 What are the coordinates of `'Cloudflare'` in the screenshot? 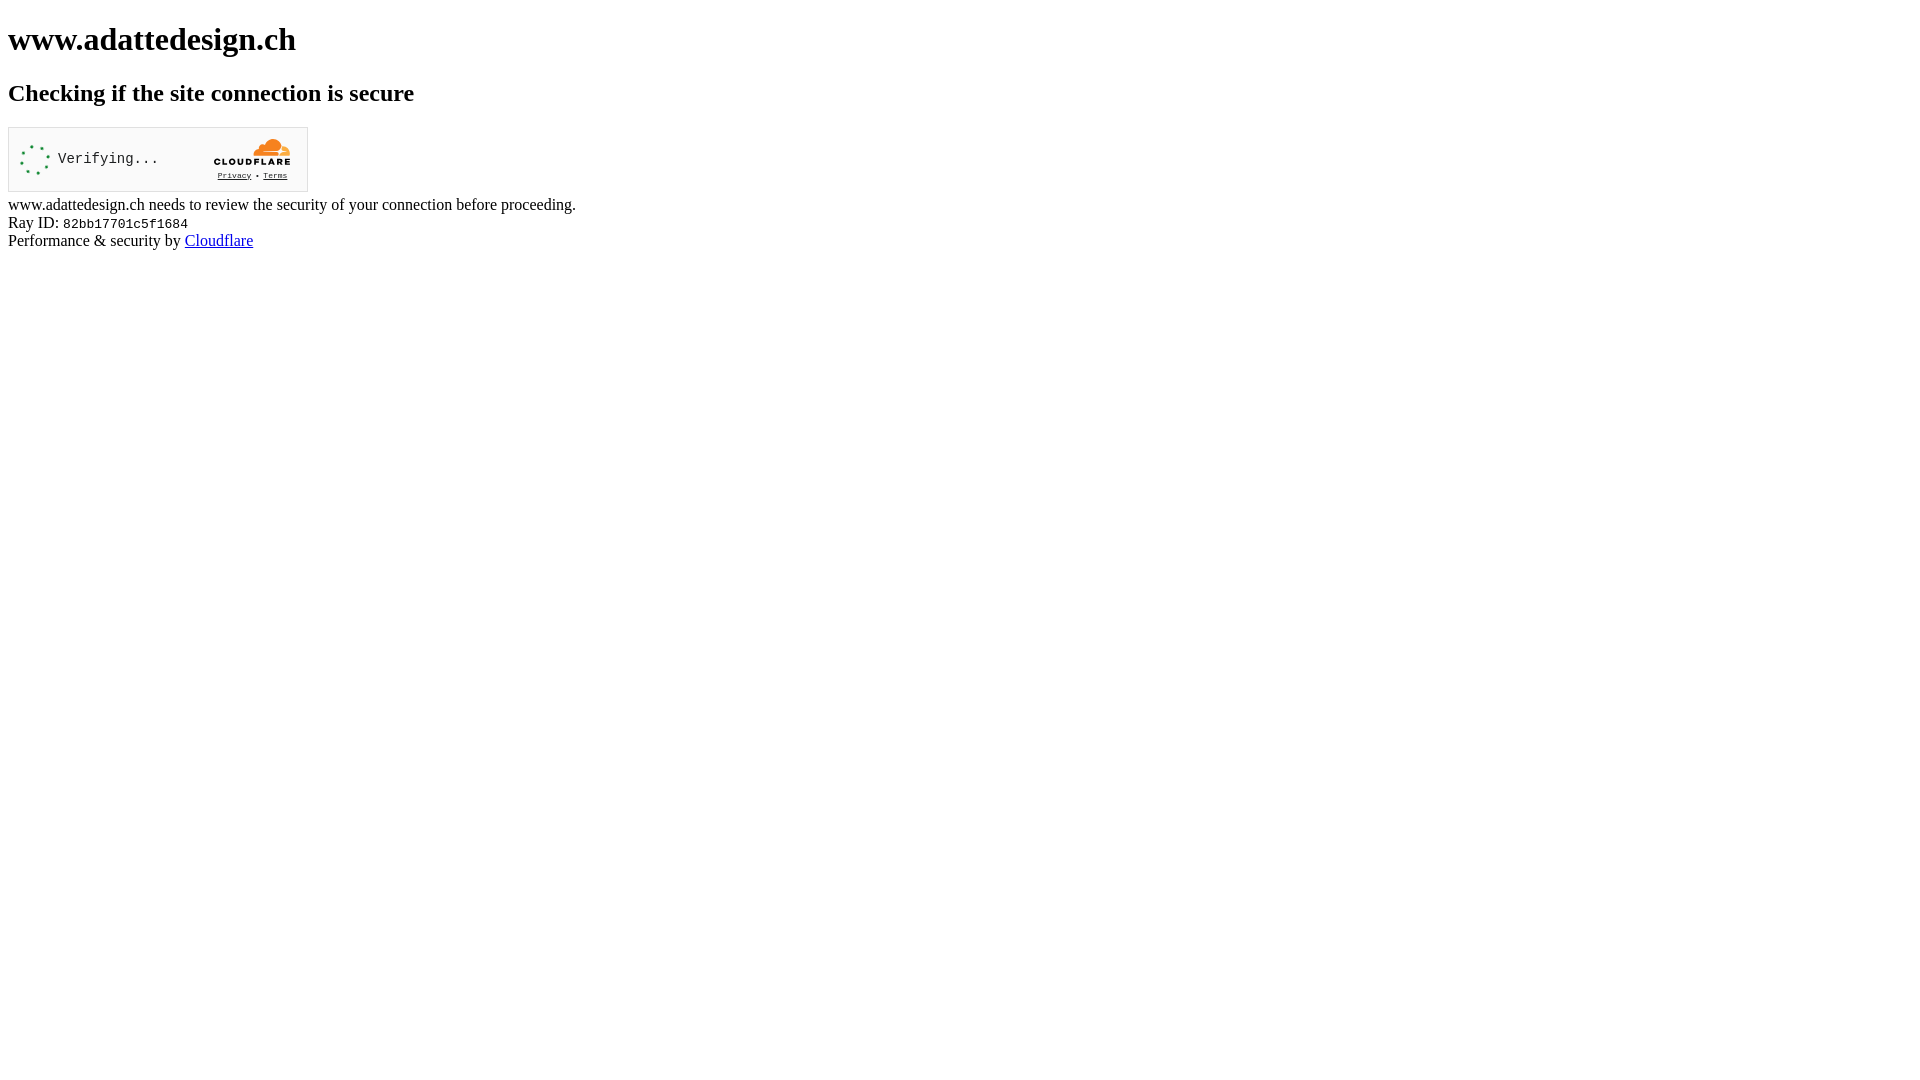 It's located at (185, 239).